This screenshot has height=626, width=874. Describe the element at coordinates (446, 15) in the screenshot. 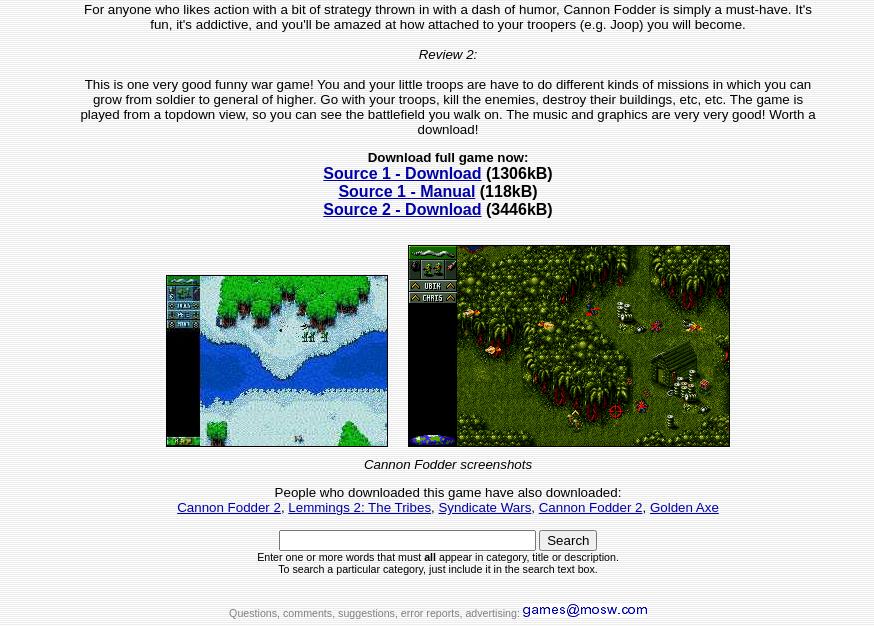

I see `'For anyone who likes action with a bit of strategy thrown in with a dash of humor, Cannon Fodder is simply a must-have. It's fun, it's addictive, and you'll be amazed at how attached to your troopers (e.g. Joop) you will become.'` at that location.